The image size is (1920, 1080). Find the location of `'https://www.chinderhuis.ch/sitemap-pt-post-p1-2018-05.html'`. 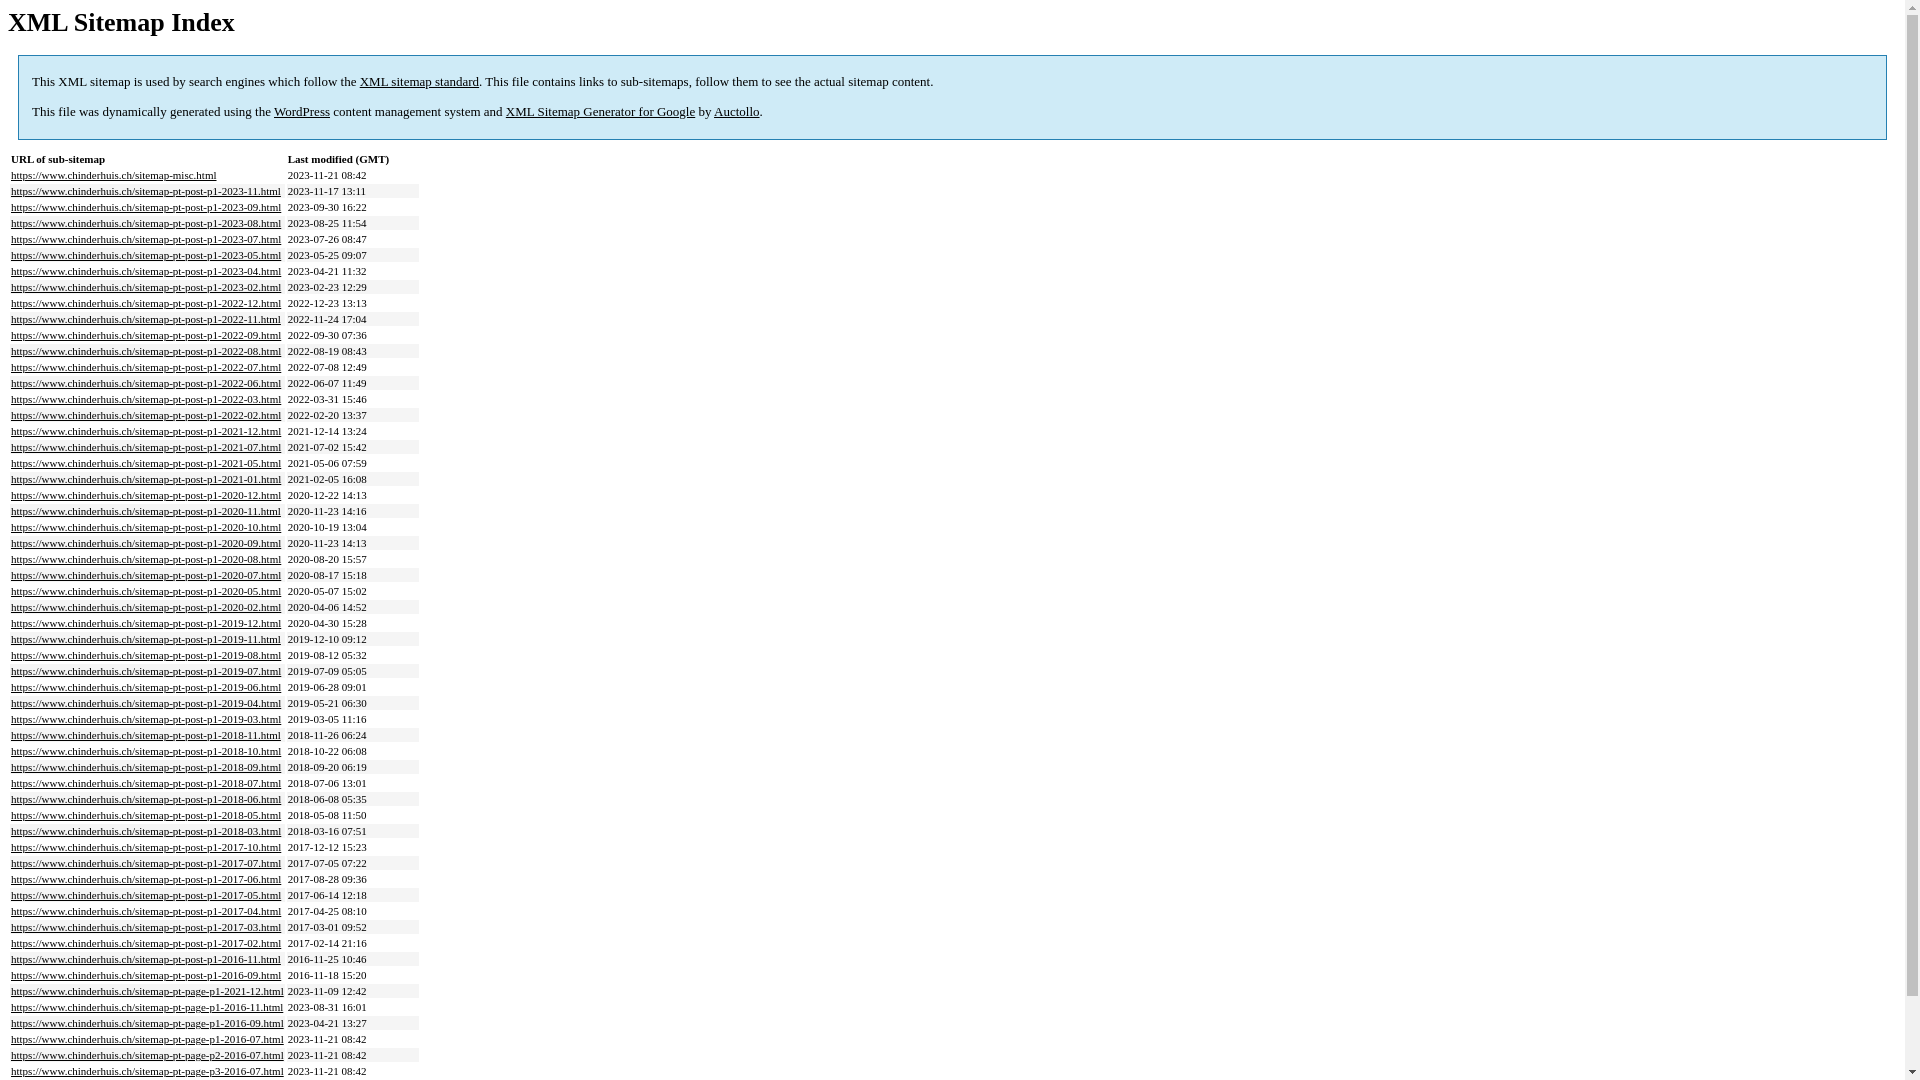

'https://www.chinderhuis.ch/sitemap-pt-post-p1-2018-05.html' is located at coordinates (144, 814).